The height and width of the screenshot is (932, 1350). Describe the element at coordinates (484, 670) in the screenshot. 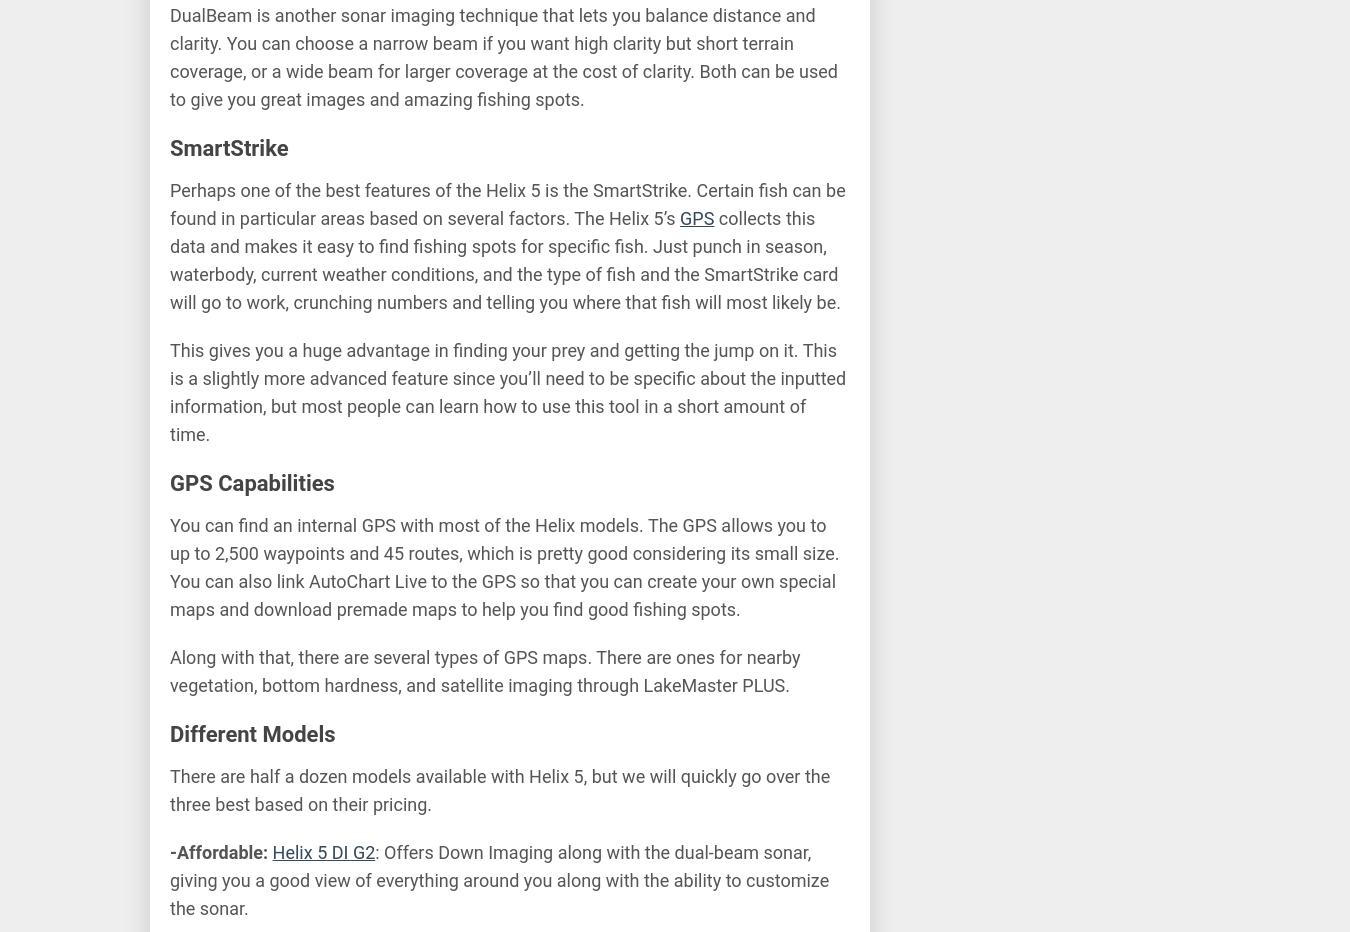

I see `'Along with that, there are several types of GPS maps. There are ones for nearby vegetation, bottom hardness, and satellite imaging through LakeMaster PLUS.'` at that location.